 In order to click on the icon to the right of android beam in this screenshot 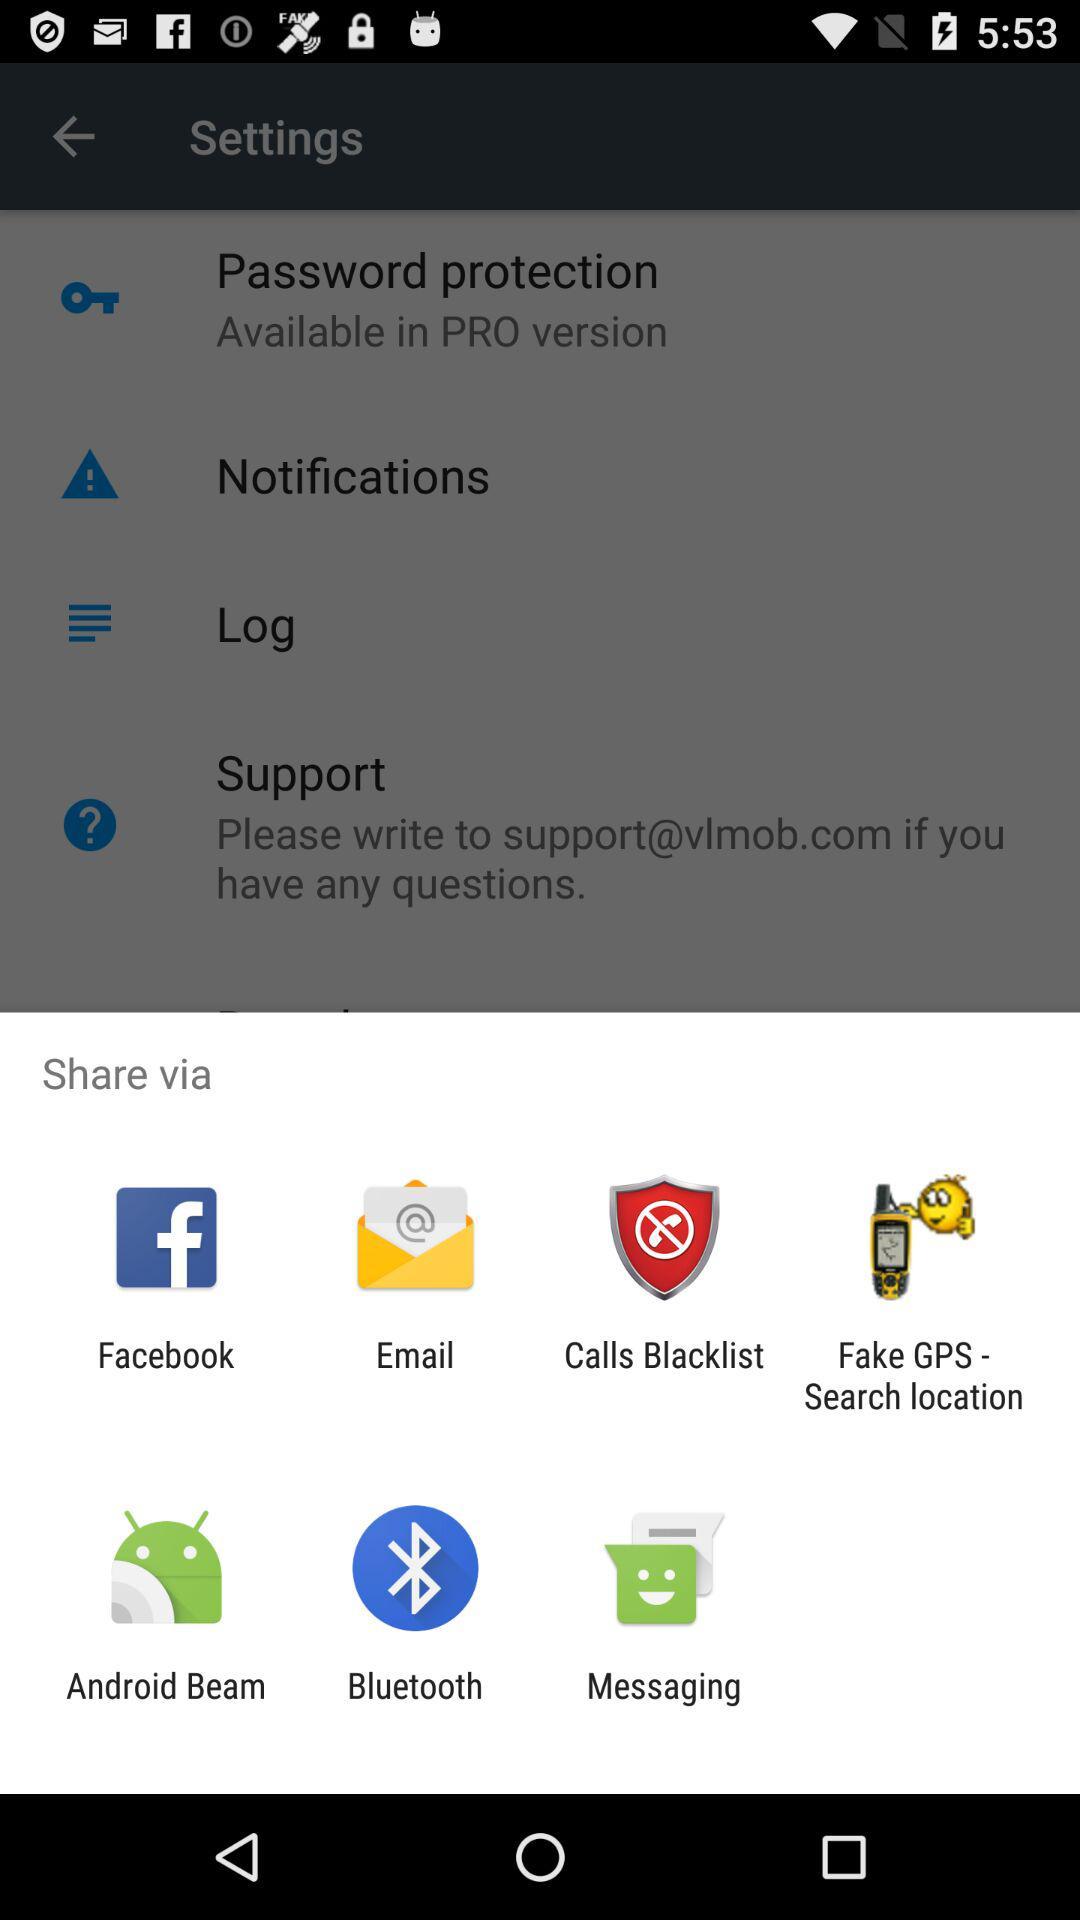, I will do `click(414, 1705)`.